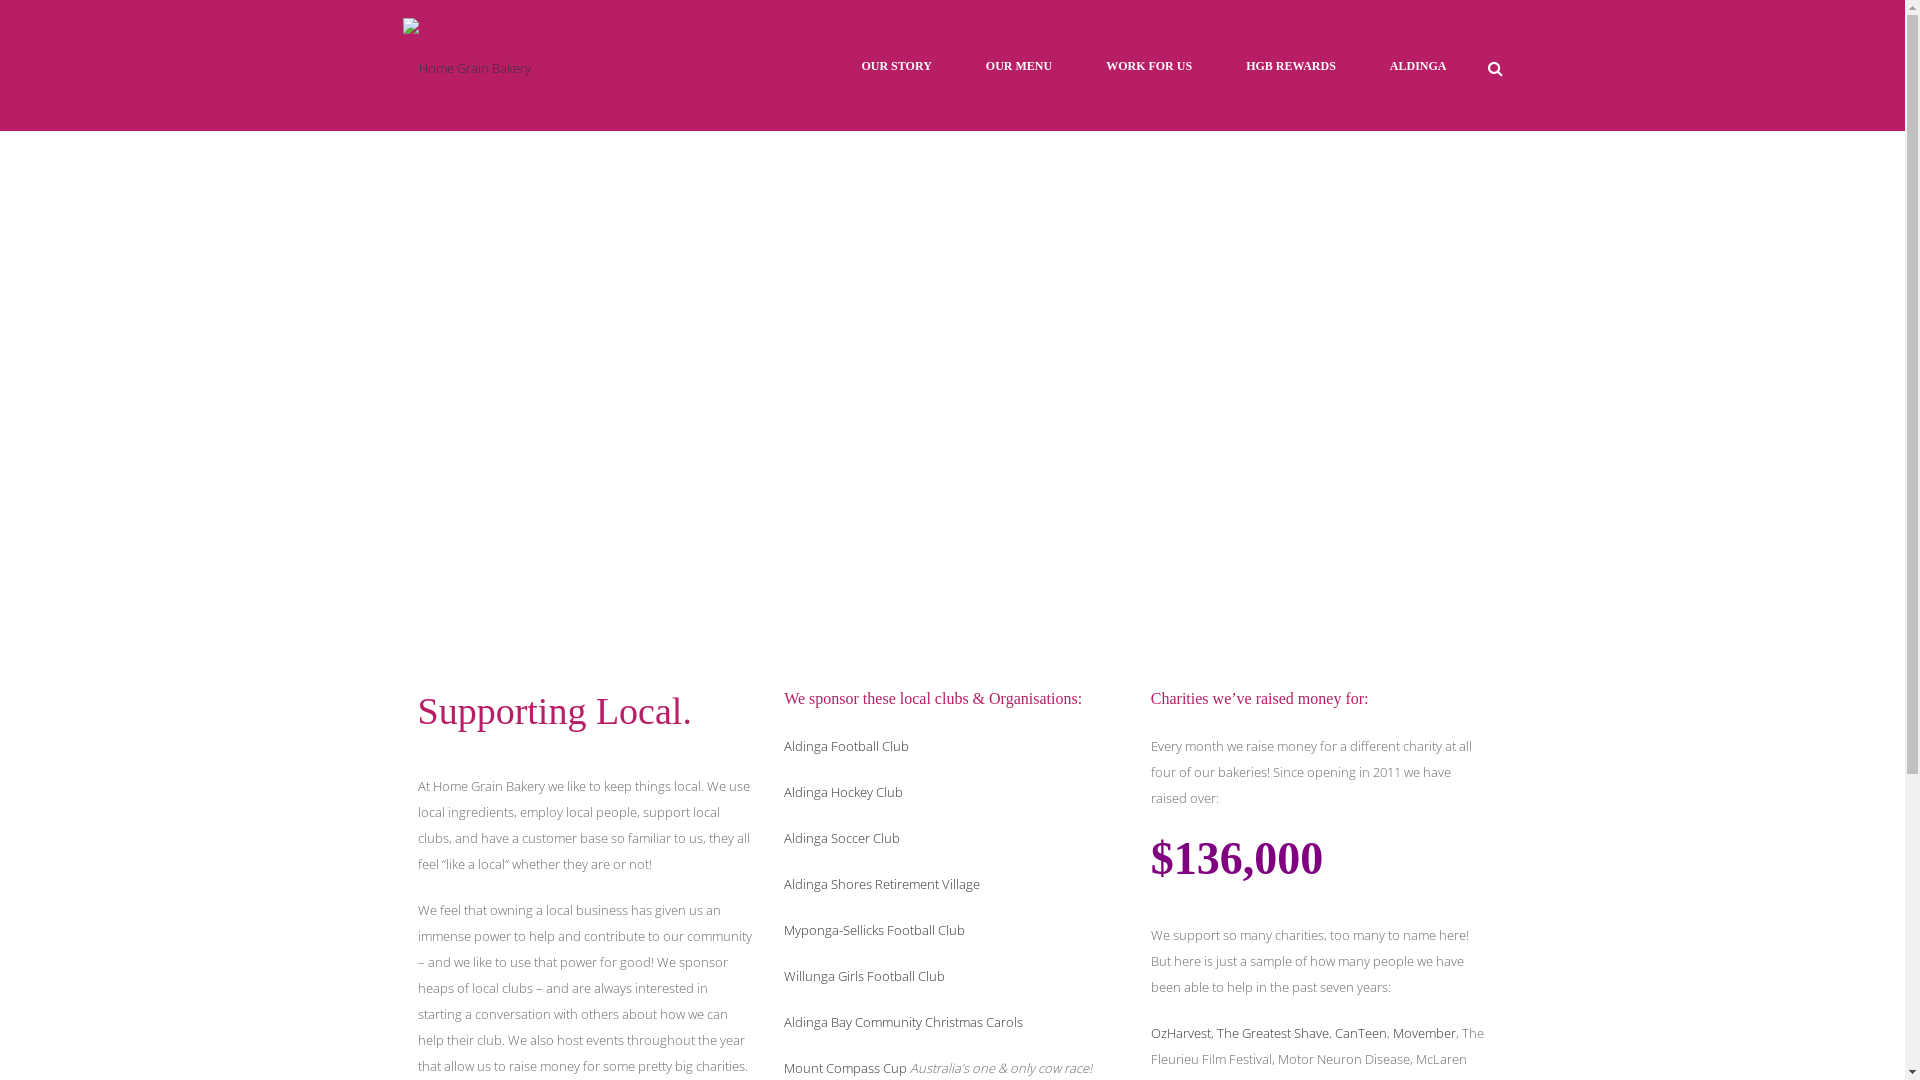 The image size is (1920, 1080). I want to click on 'HGB REWARDS', so click(1291, 64).